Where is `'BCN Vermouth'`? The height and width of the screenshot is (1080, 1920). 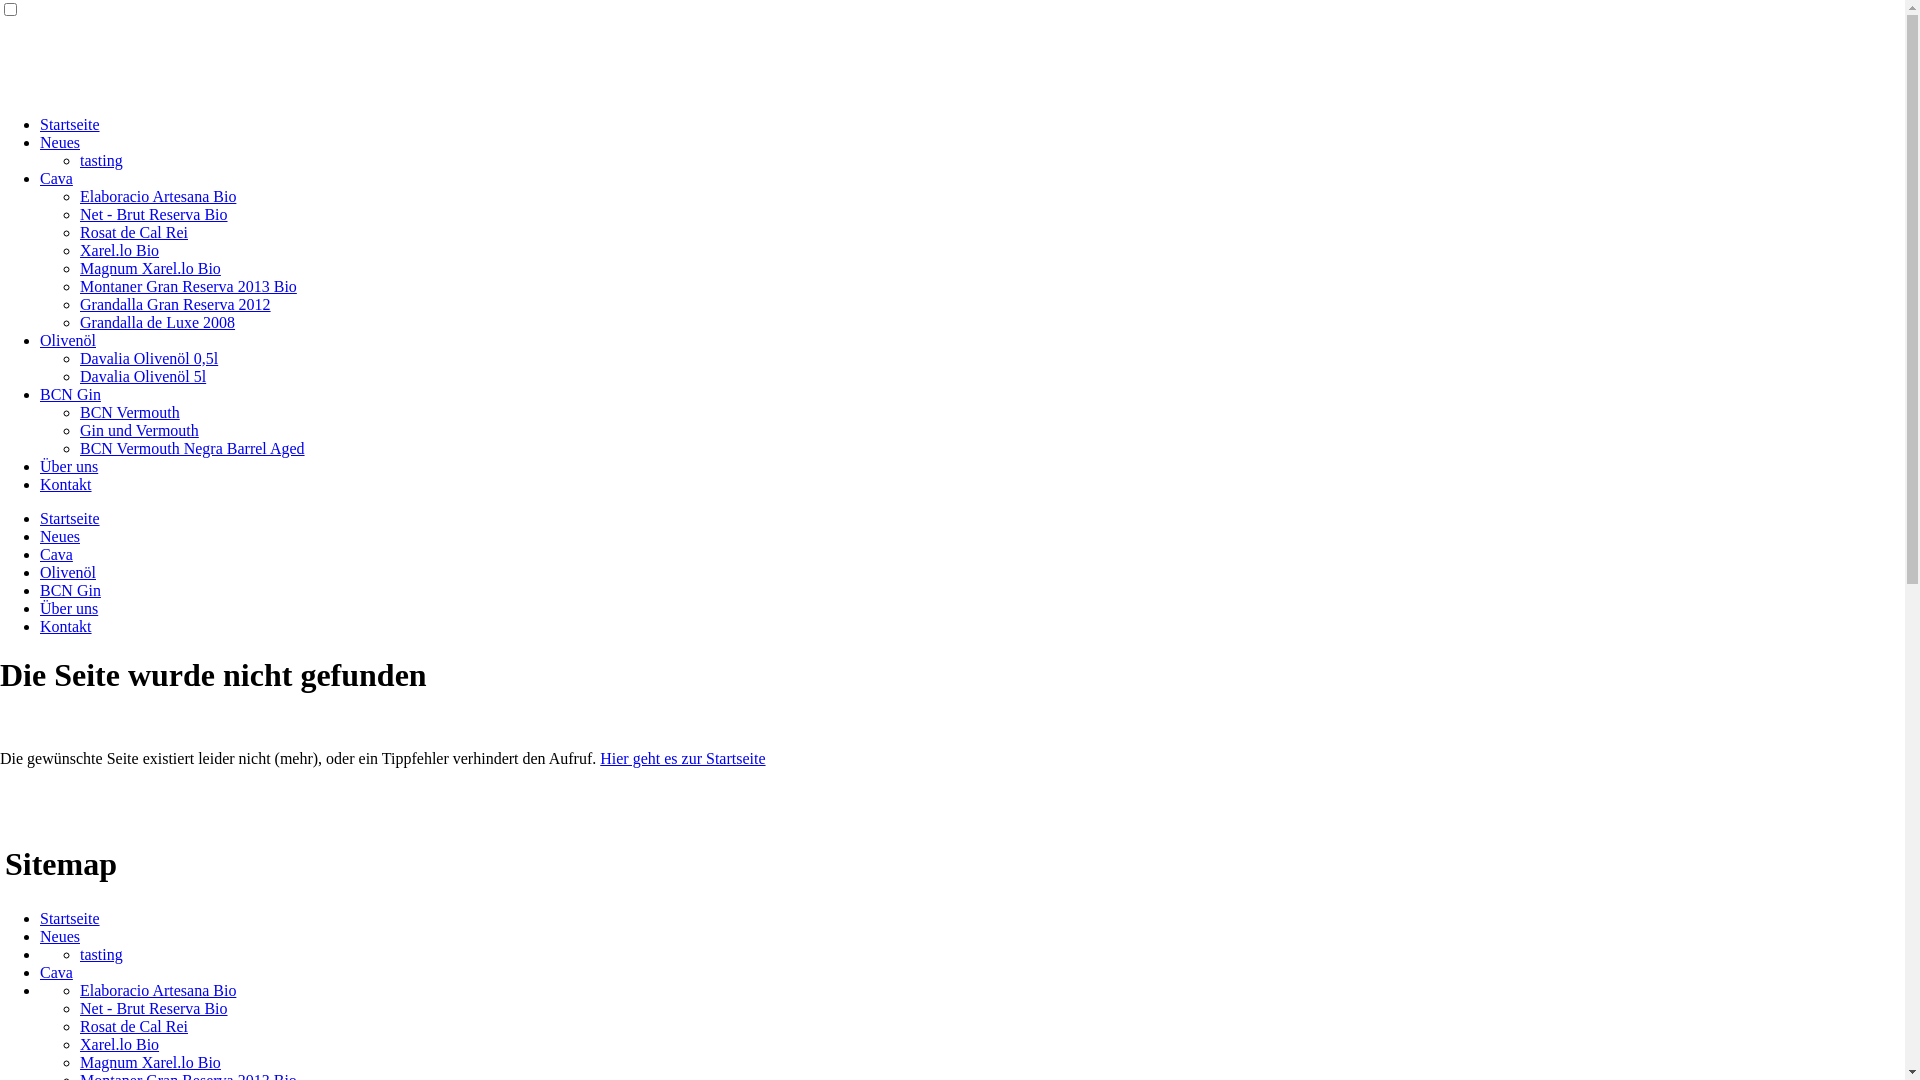
'BCN Vermouth' is located at coordinates (128, 411).